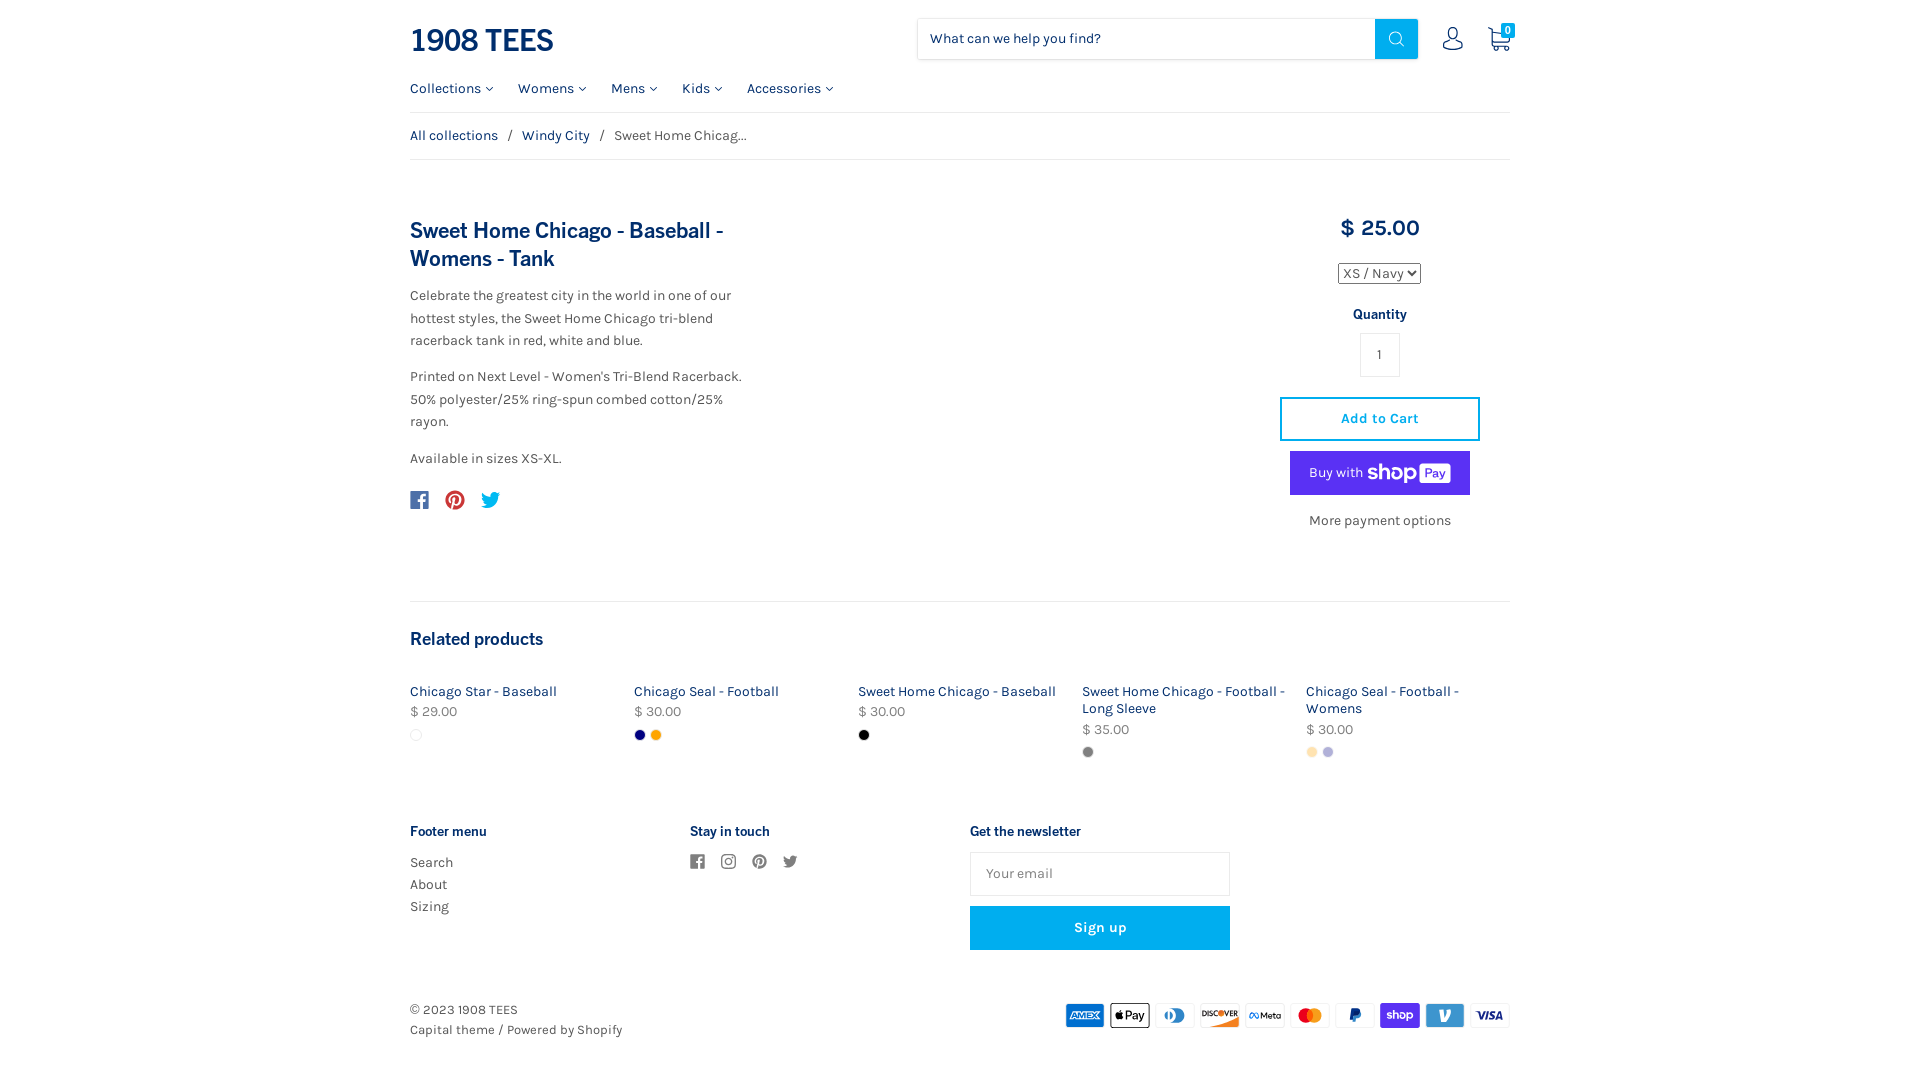 Image resolution: width=1920 pixels, height=1080 pixels. I want to click on 'Sign up', so click(1098, 928).